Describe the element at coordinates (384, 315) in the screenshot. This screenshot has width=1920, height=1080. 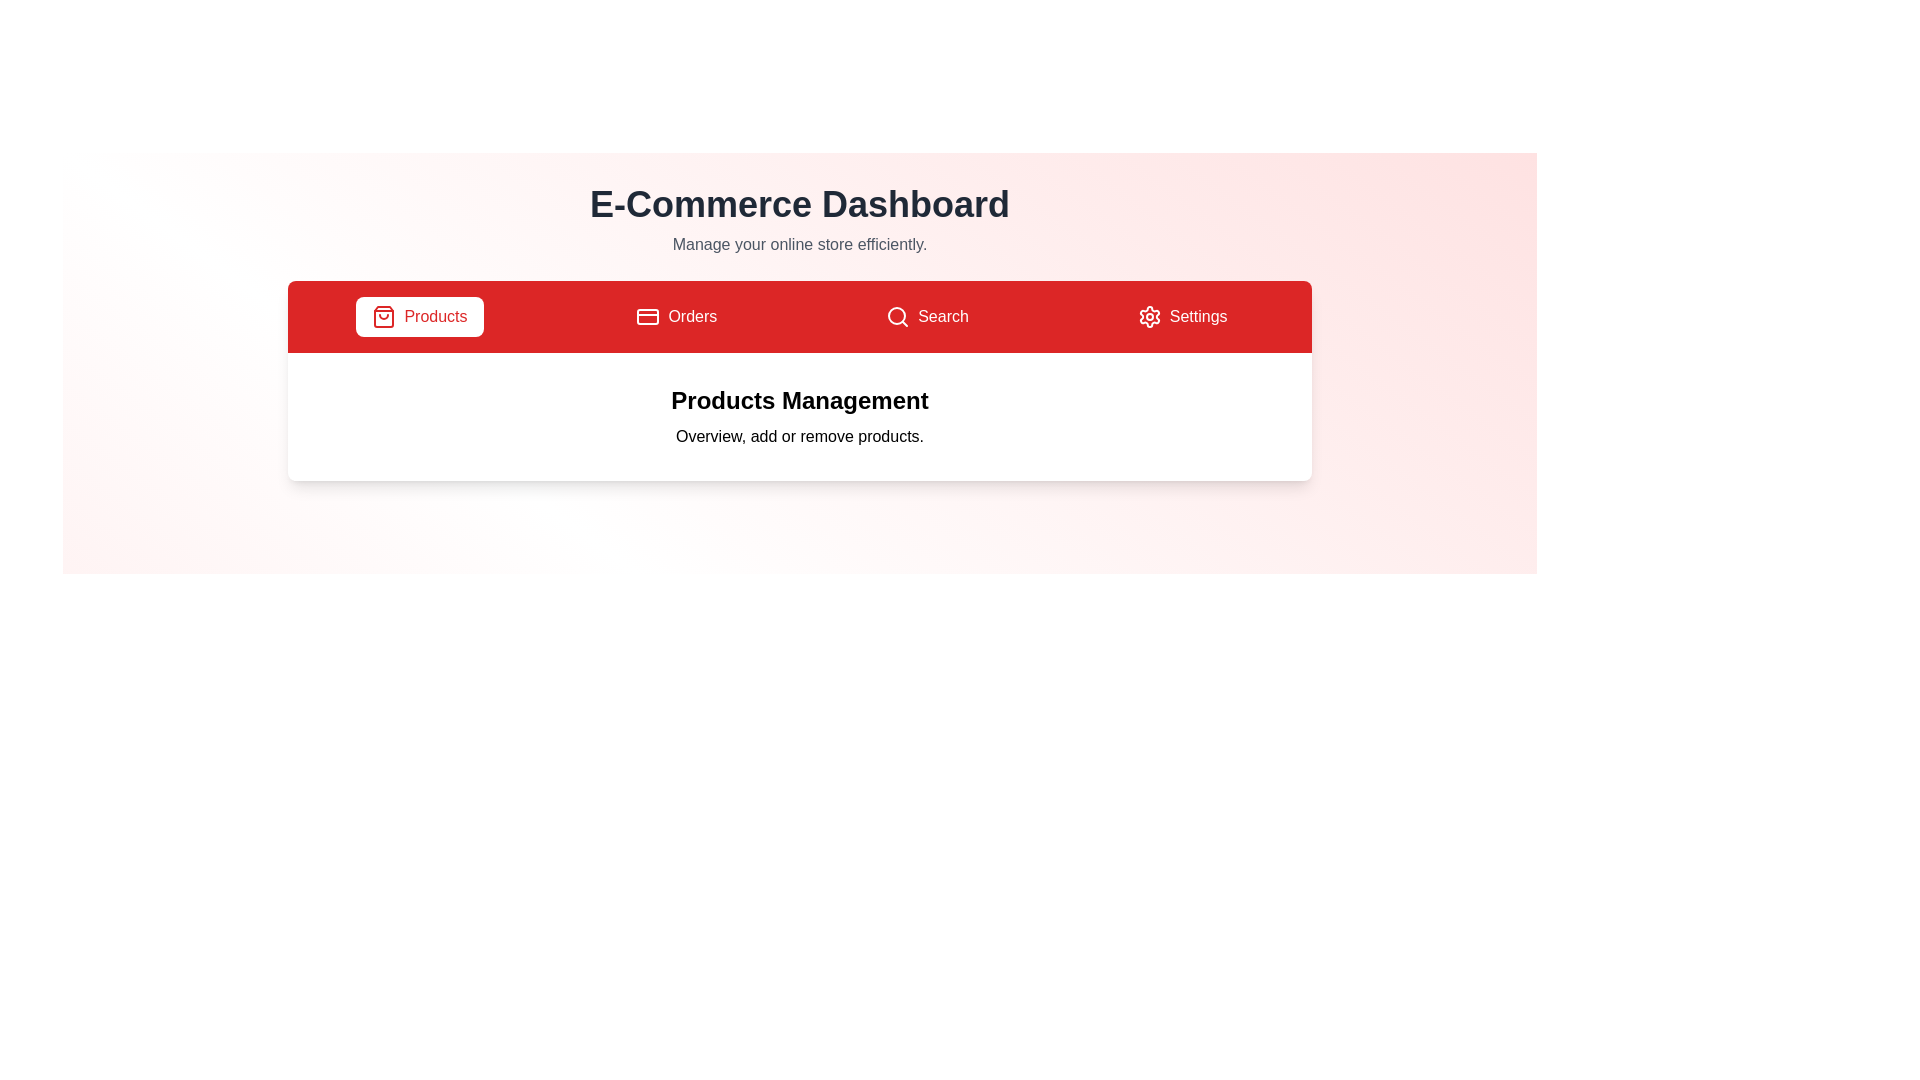
I see `the filled red trapezoidal shopping bag icon located on the far left of the red navigation bar` at that location.